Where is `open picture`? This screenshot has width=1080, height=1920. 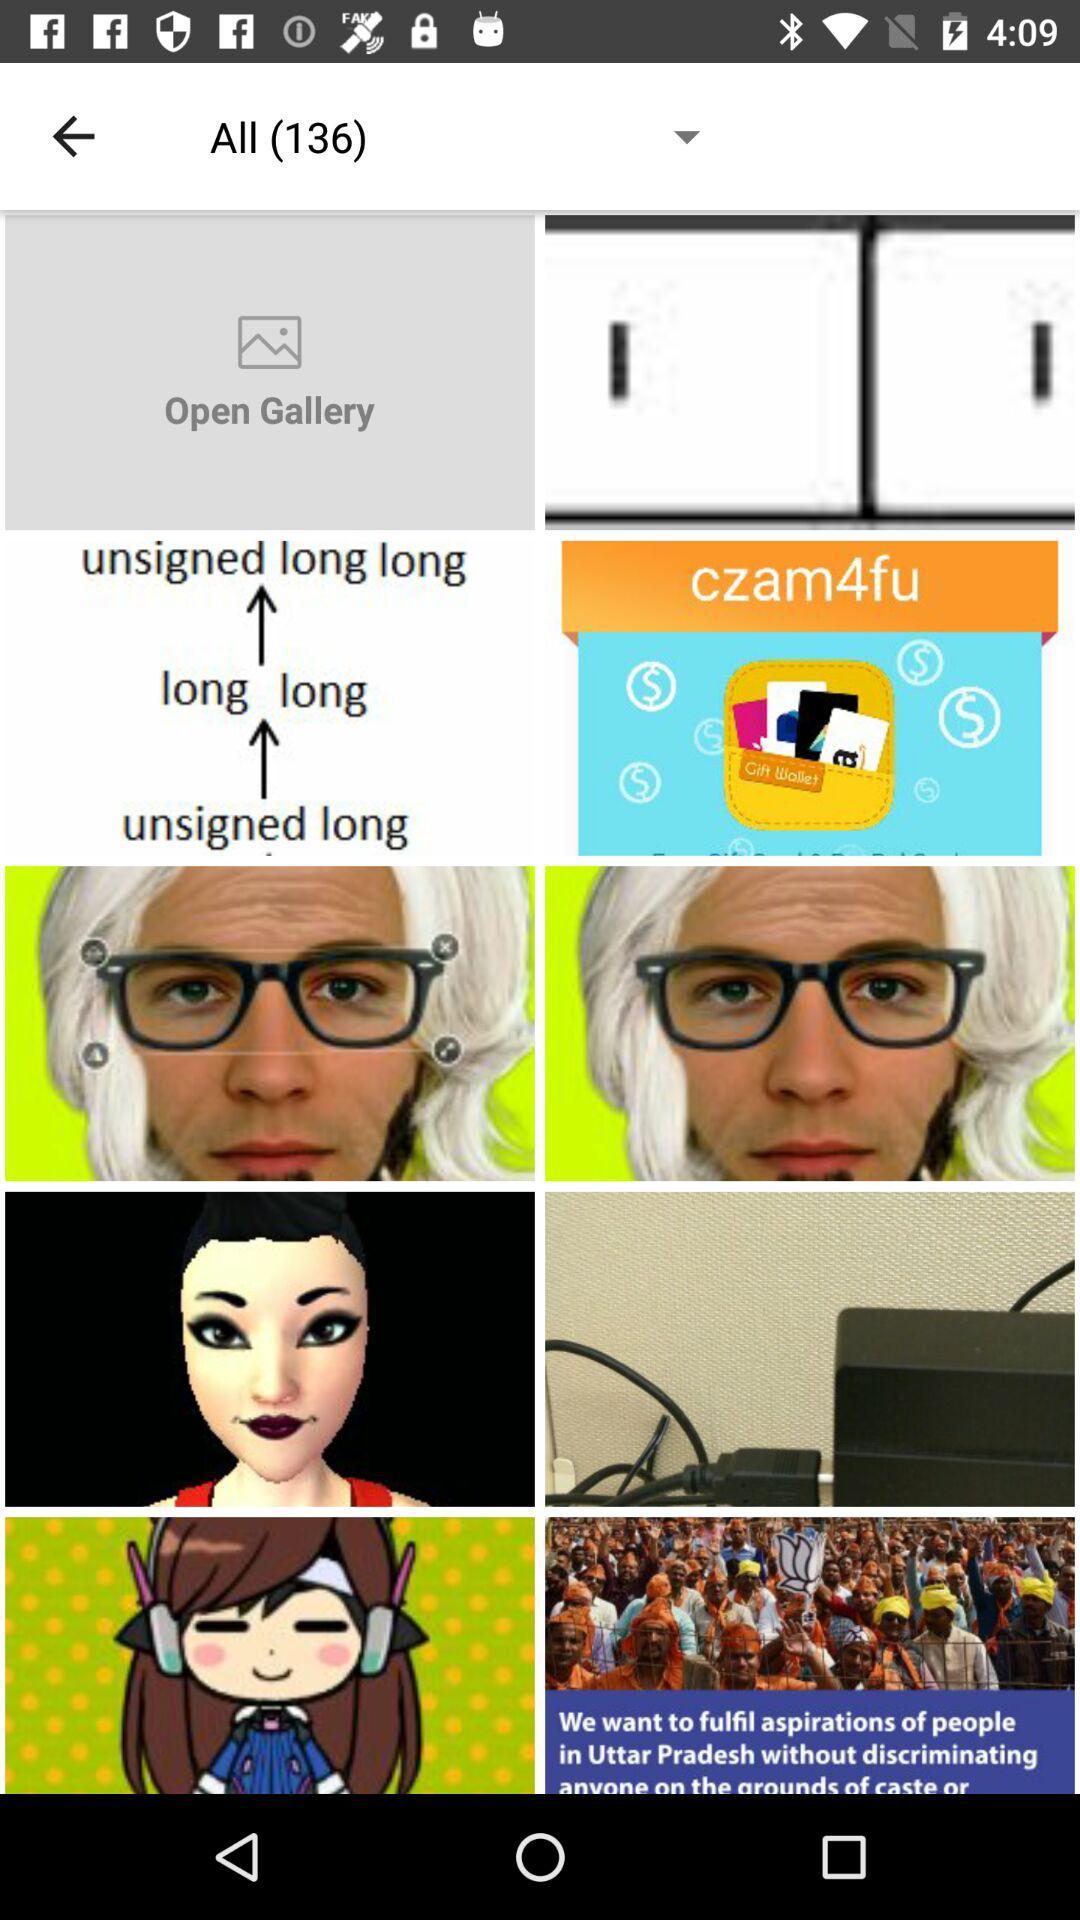 open picture is located at coordinates (810, 1023).